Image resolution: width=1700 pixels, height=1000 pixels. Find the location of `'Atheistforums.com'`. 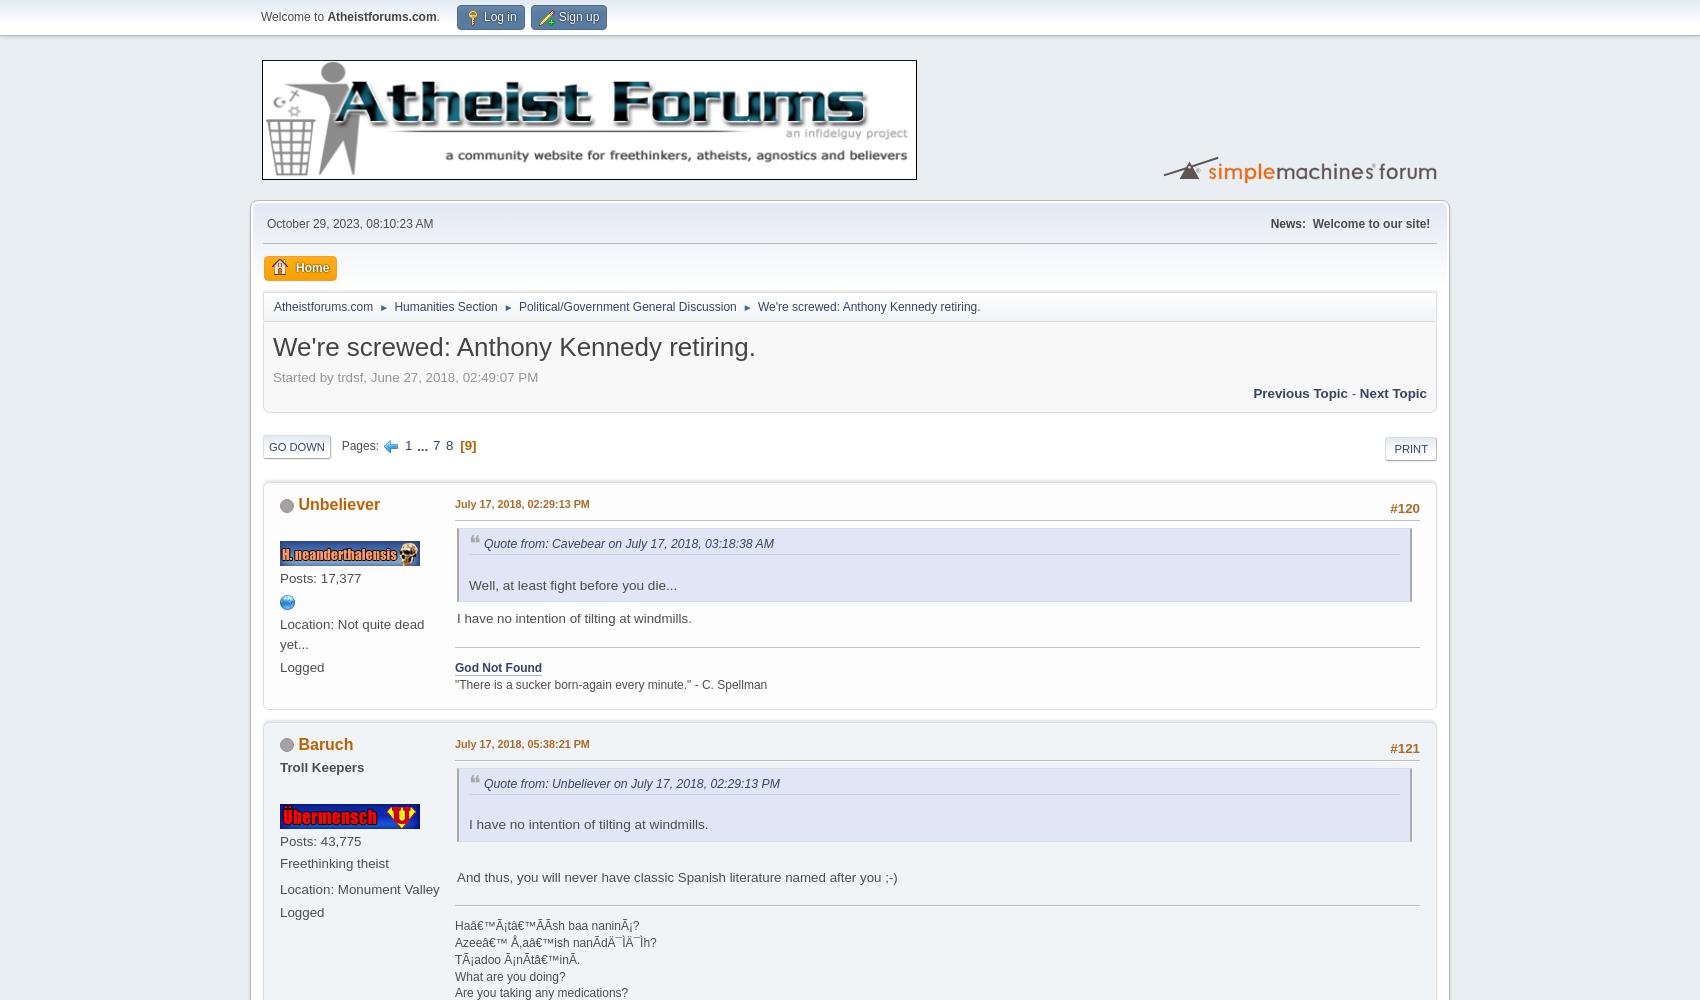

'Atheistforums.com' is located at coordinates (274, 306).